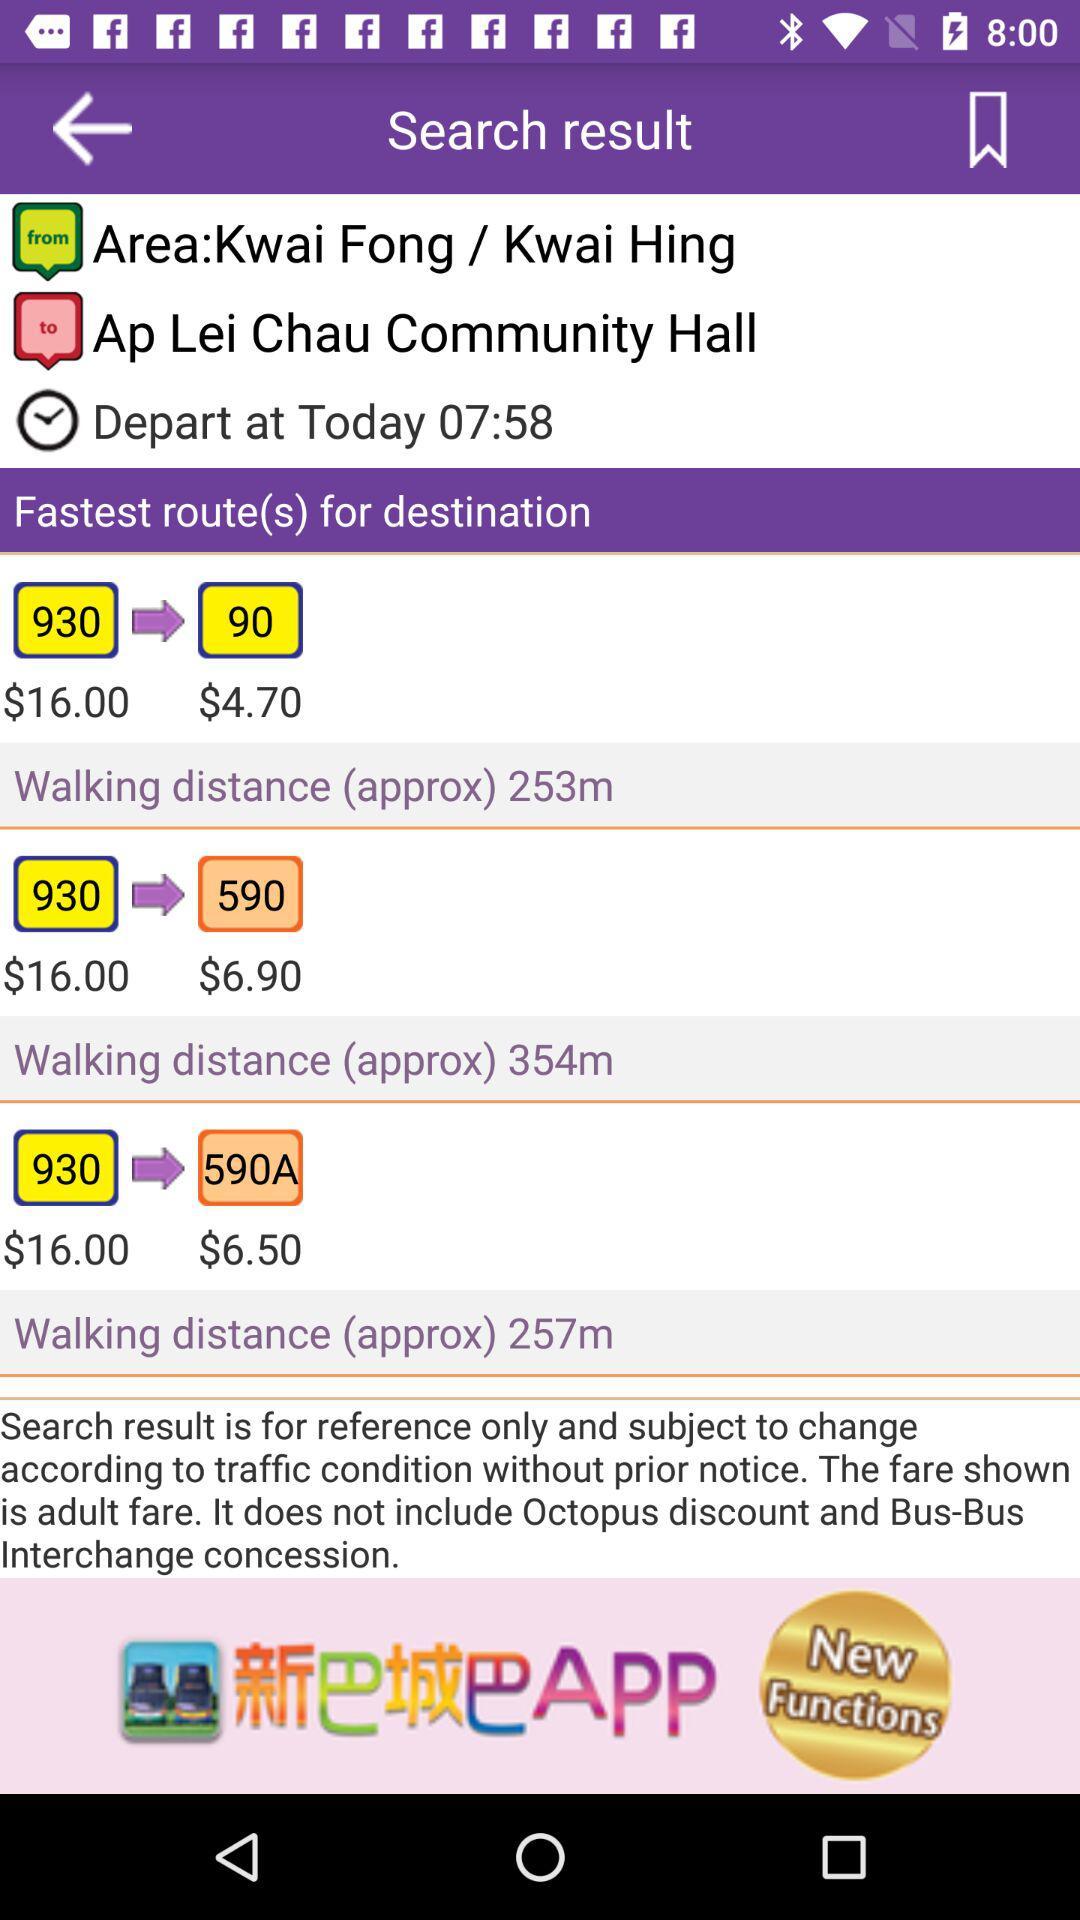  What do you see at coordinates (92, 127) in the screenshot?
I see `the arrow_backward icon` at bounding box center [92, 127].